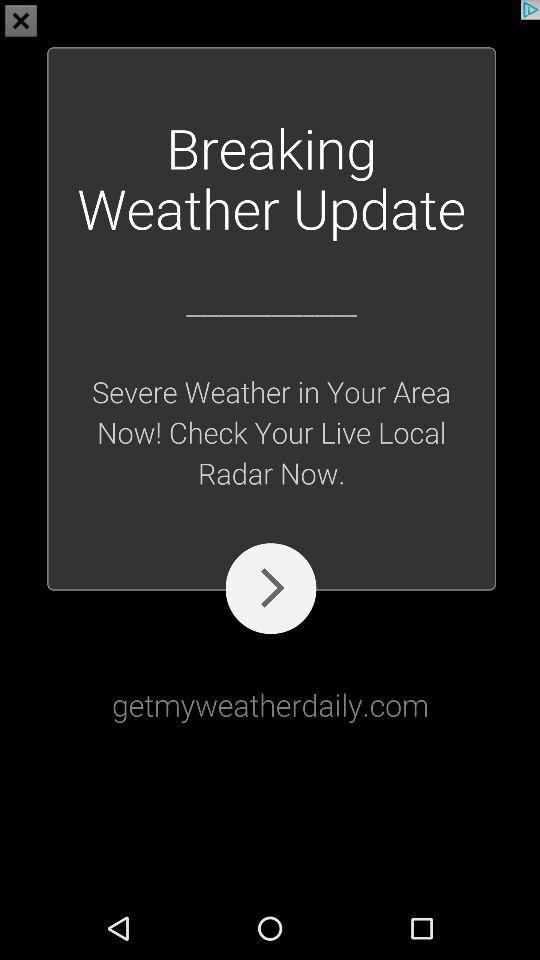 The height and width of the screenshot is (960, 540). What do you see at coordinates (20, 21) in the screenshot?
I see `the close icon` at bounding box center [20, 21].